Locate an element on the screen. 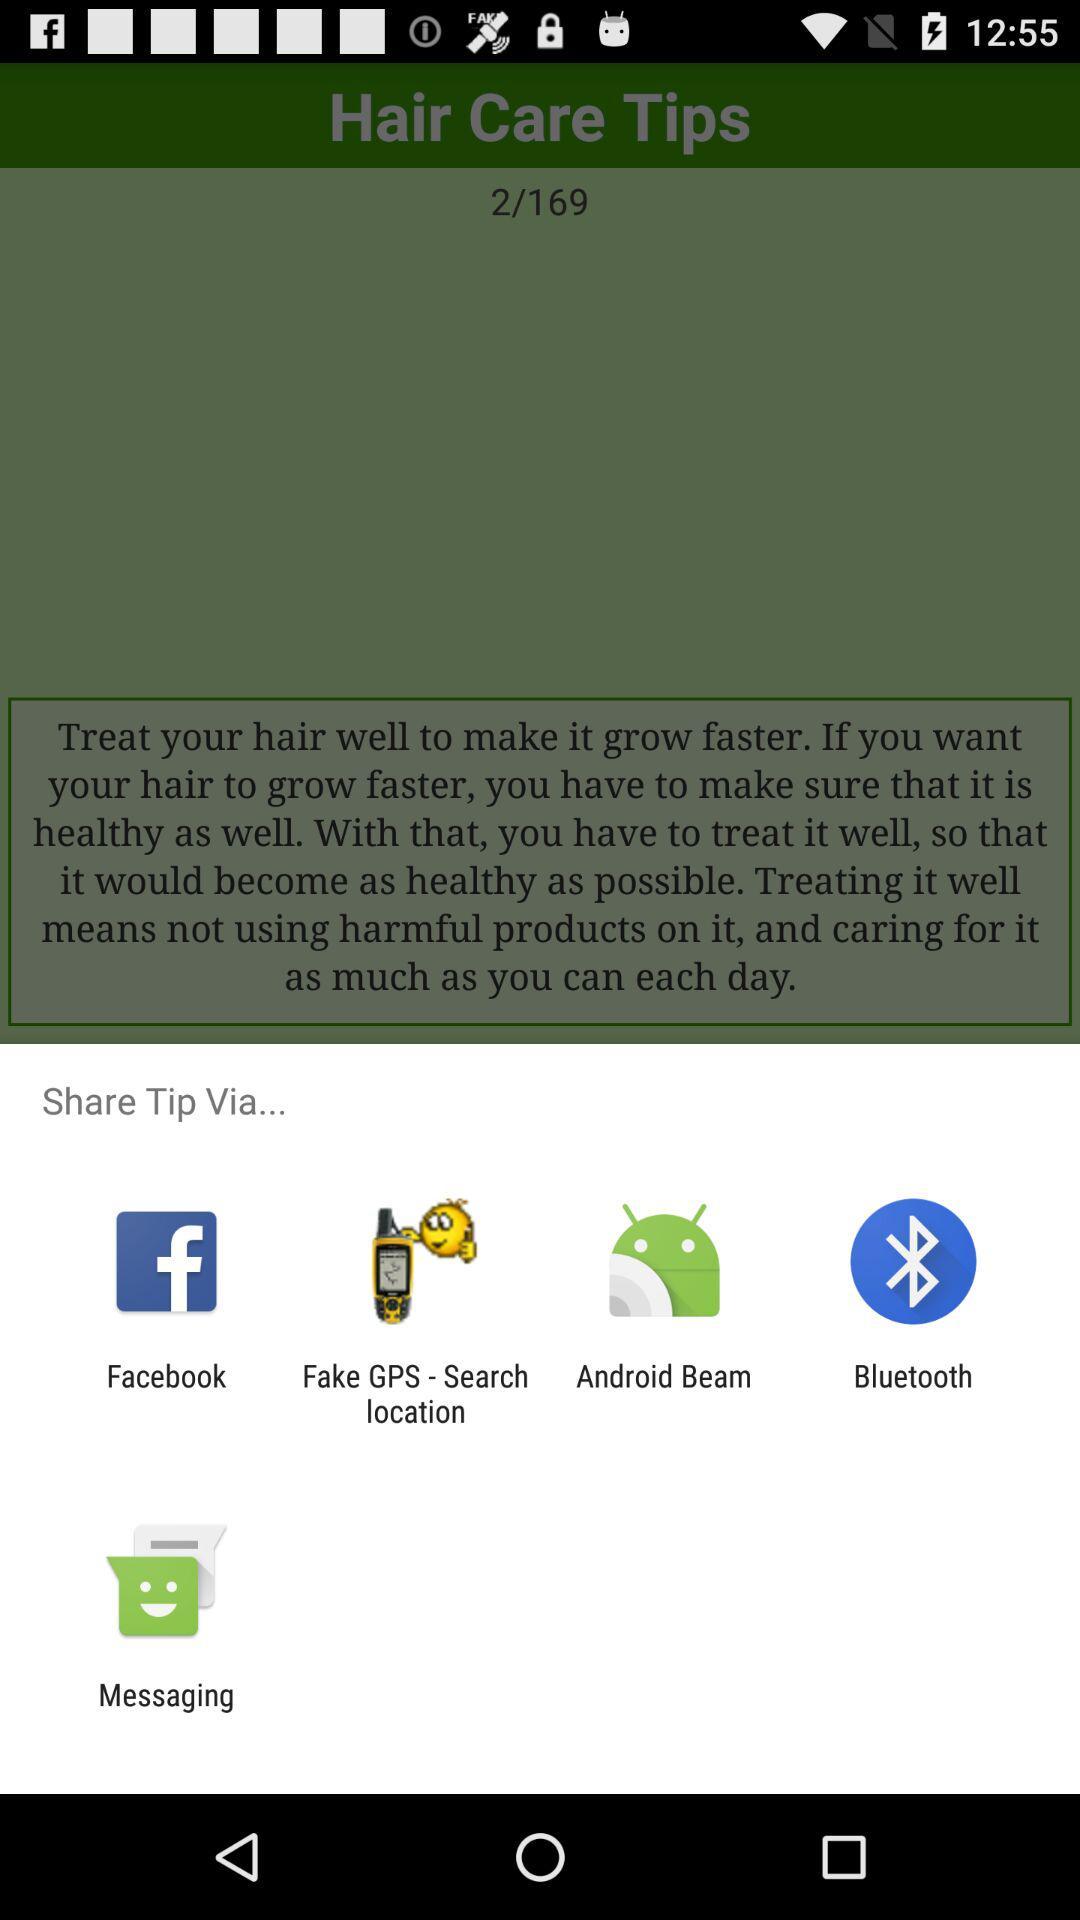 The height and width of the screenshot is (1920, 1080). icon next to fake gps search icon is located at coordinates (165, 1392).